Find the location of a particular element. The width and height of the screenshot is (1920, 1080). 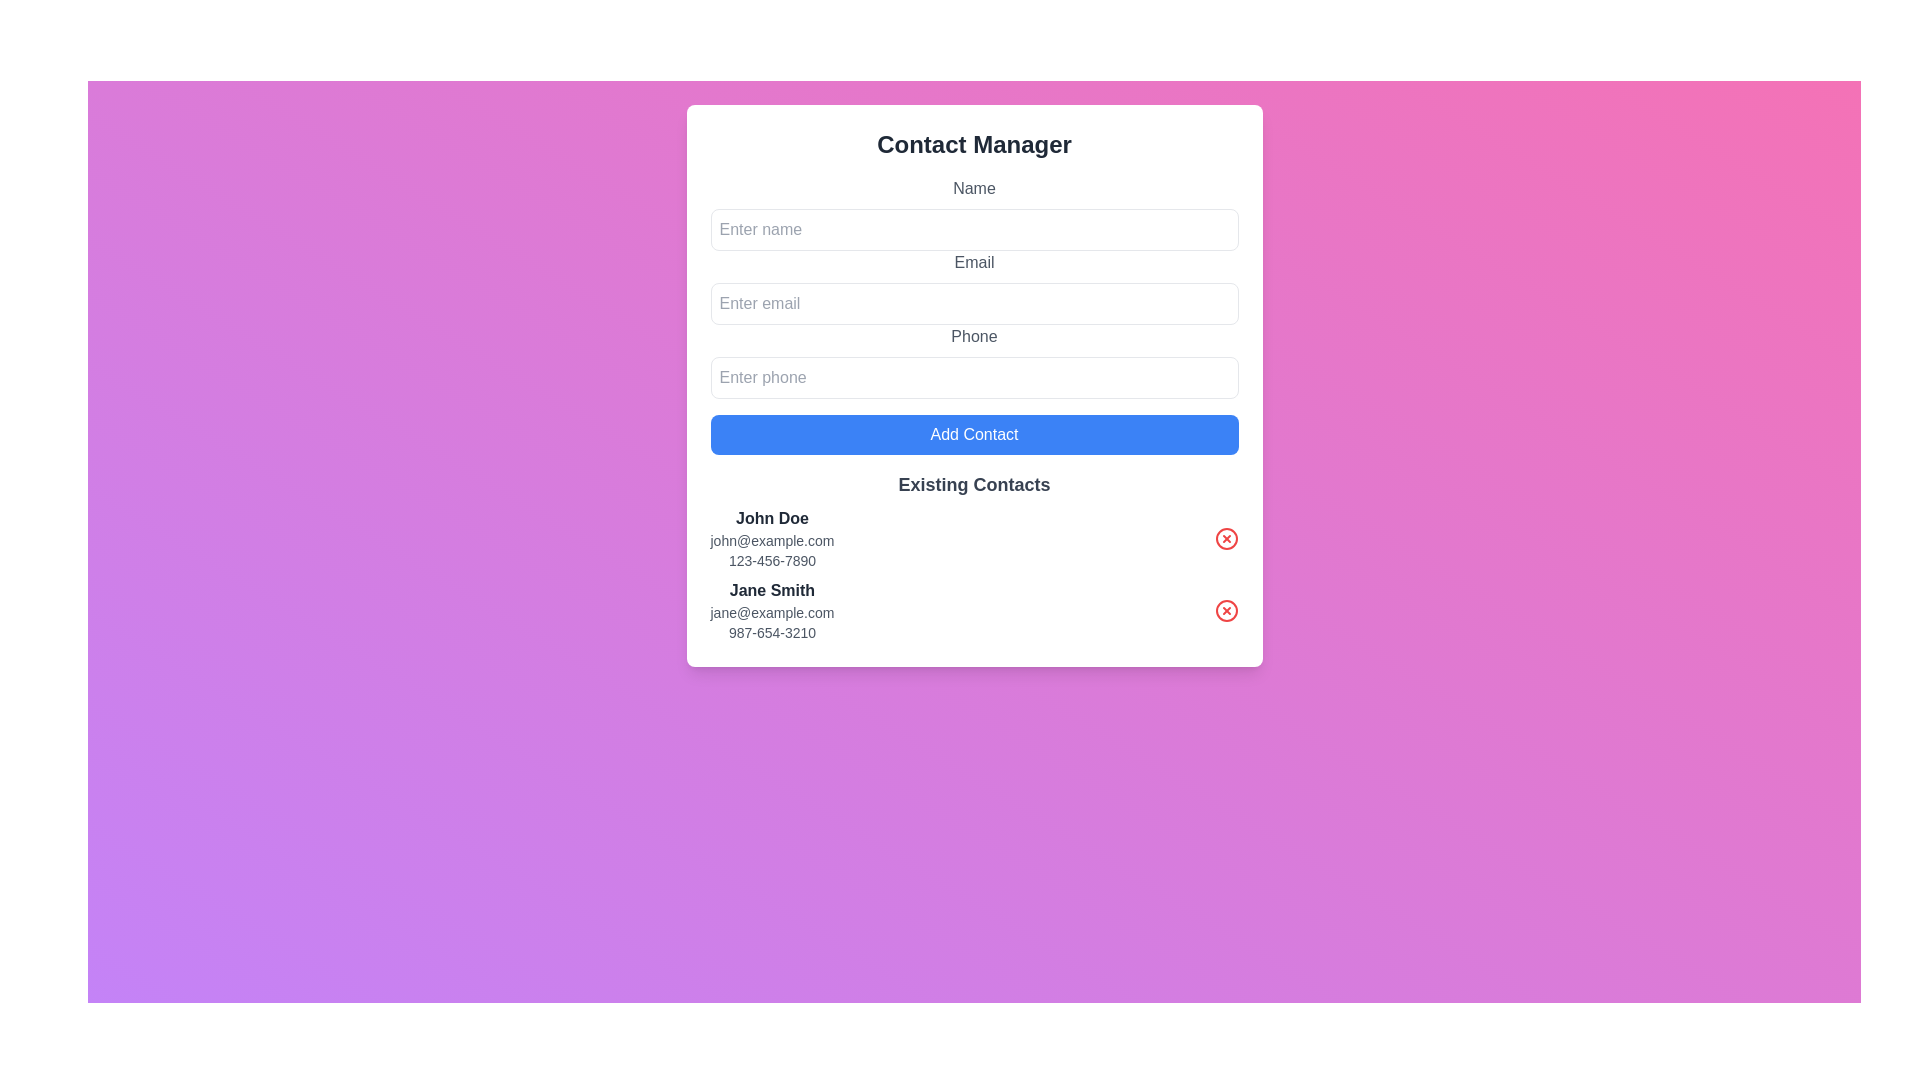

contact information displayed in the first contact card of the 'Existing Contacts' section, which includes the name, email, and phone number is located at coordinates (974, 538).